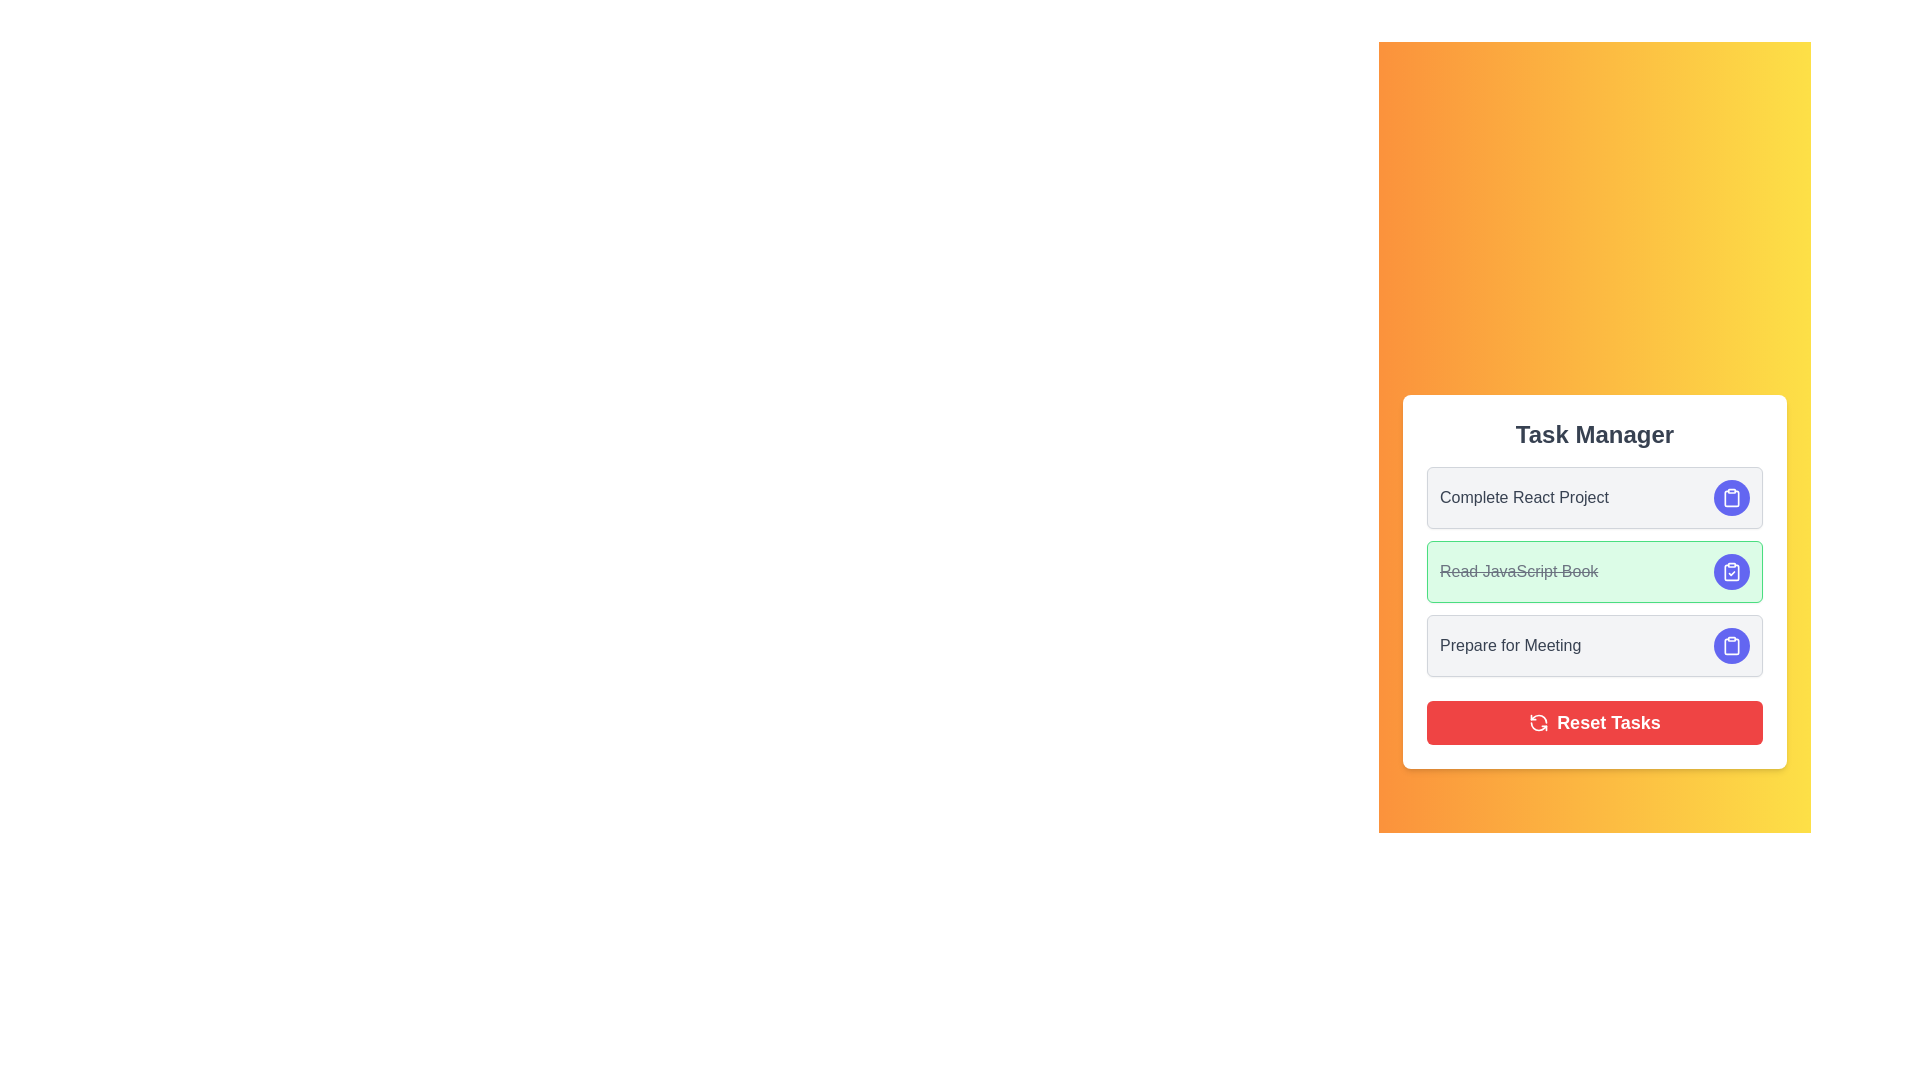  Describe the element at coordinates (1593, 582) in the screenshot. I see `the clipboard button on the completed task card labeled 'Read JavaScript Book' within the task management interface` at that location.